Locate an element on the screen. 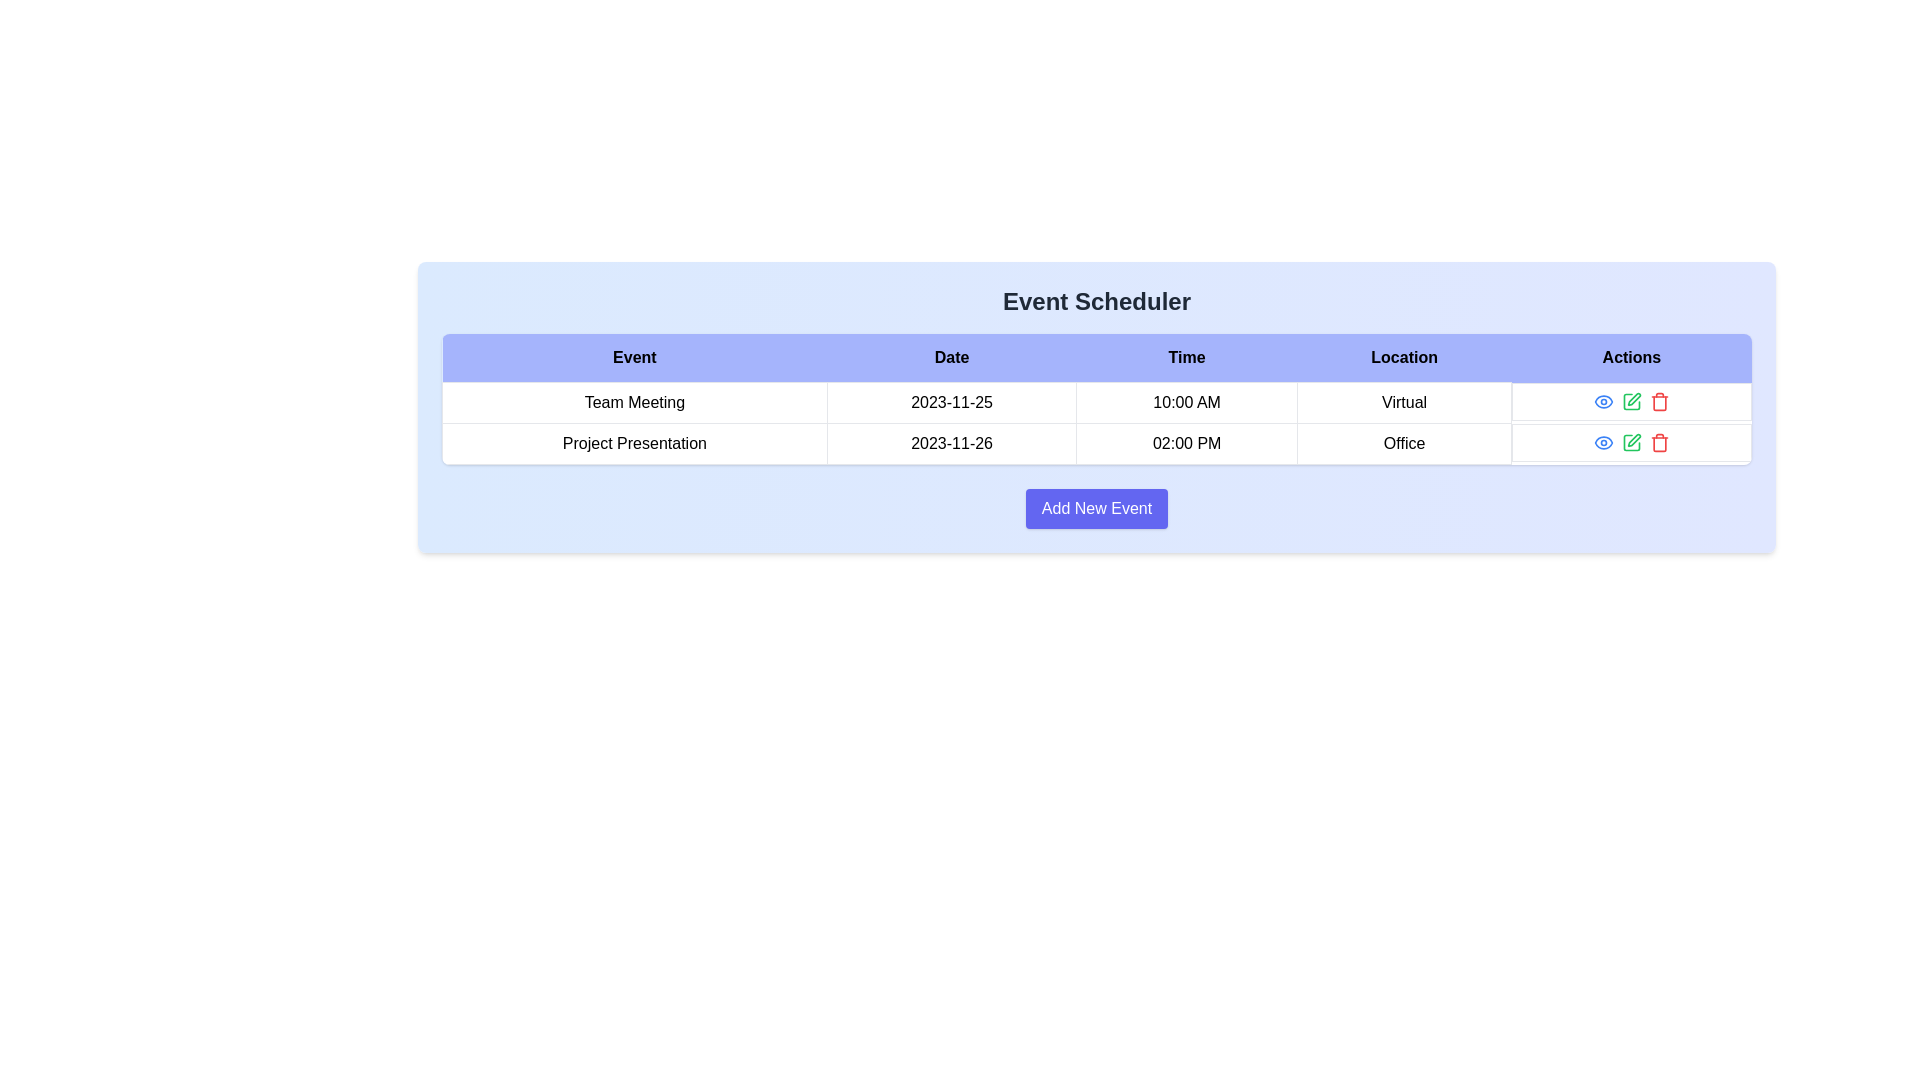 The image size is (1920, 1080). the Text Label displaying the location of the event 'Project Presentation' on 2023-11-26 at 02:00 PM in the fourth cell of the 'Location' column in the table is located at coordinates (1403, 442).